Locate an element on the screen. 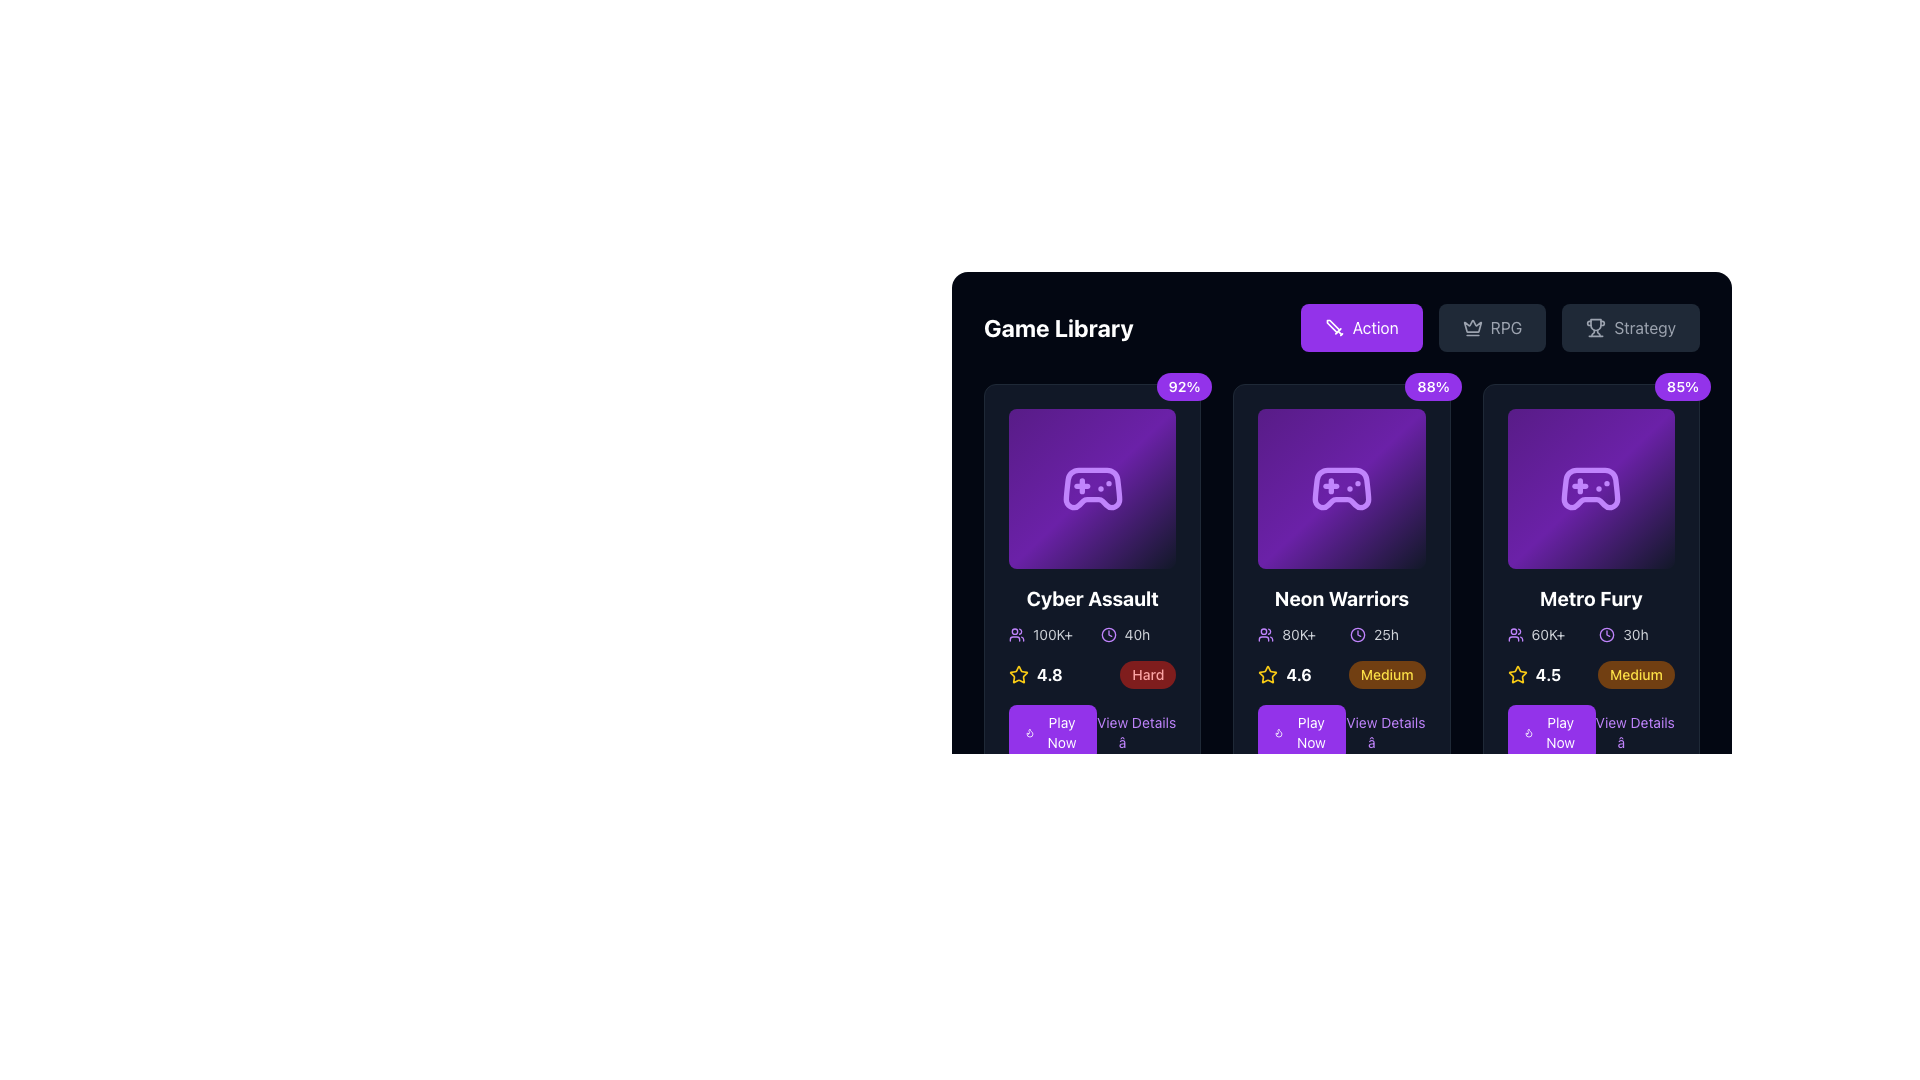 The image size is (1920, 1080). the small group of people icon, which is styled with thin purple outlines and indicates a user count, located to the left of the text '60K+' within the lower part of the 'Metro Fury' card is located at coordinates (1515, 635).